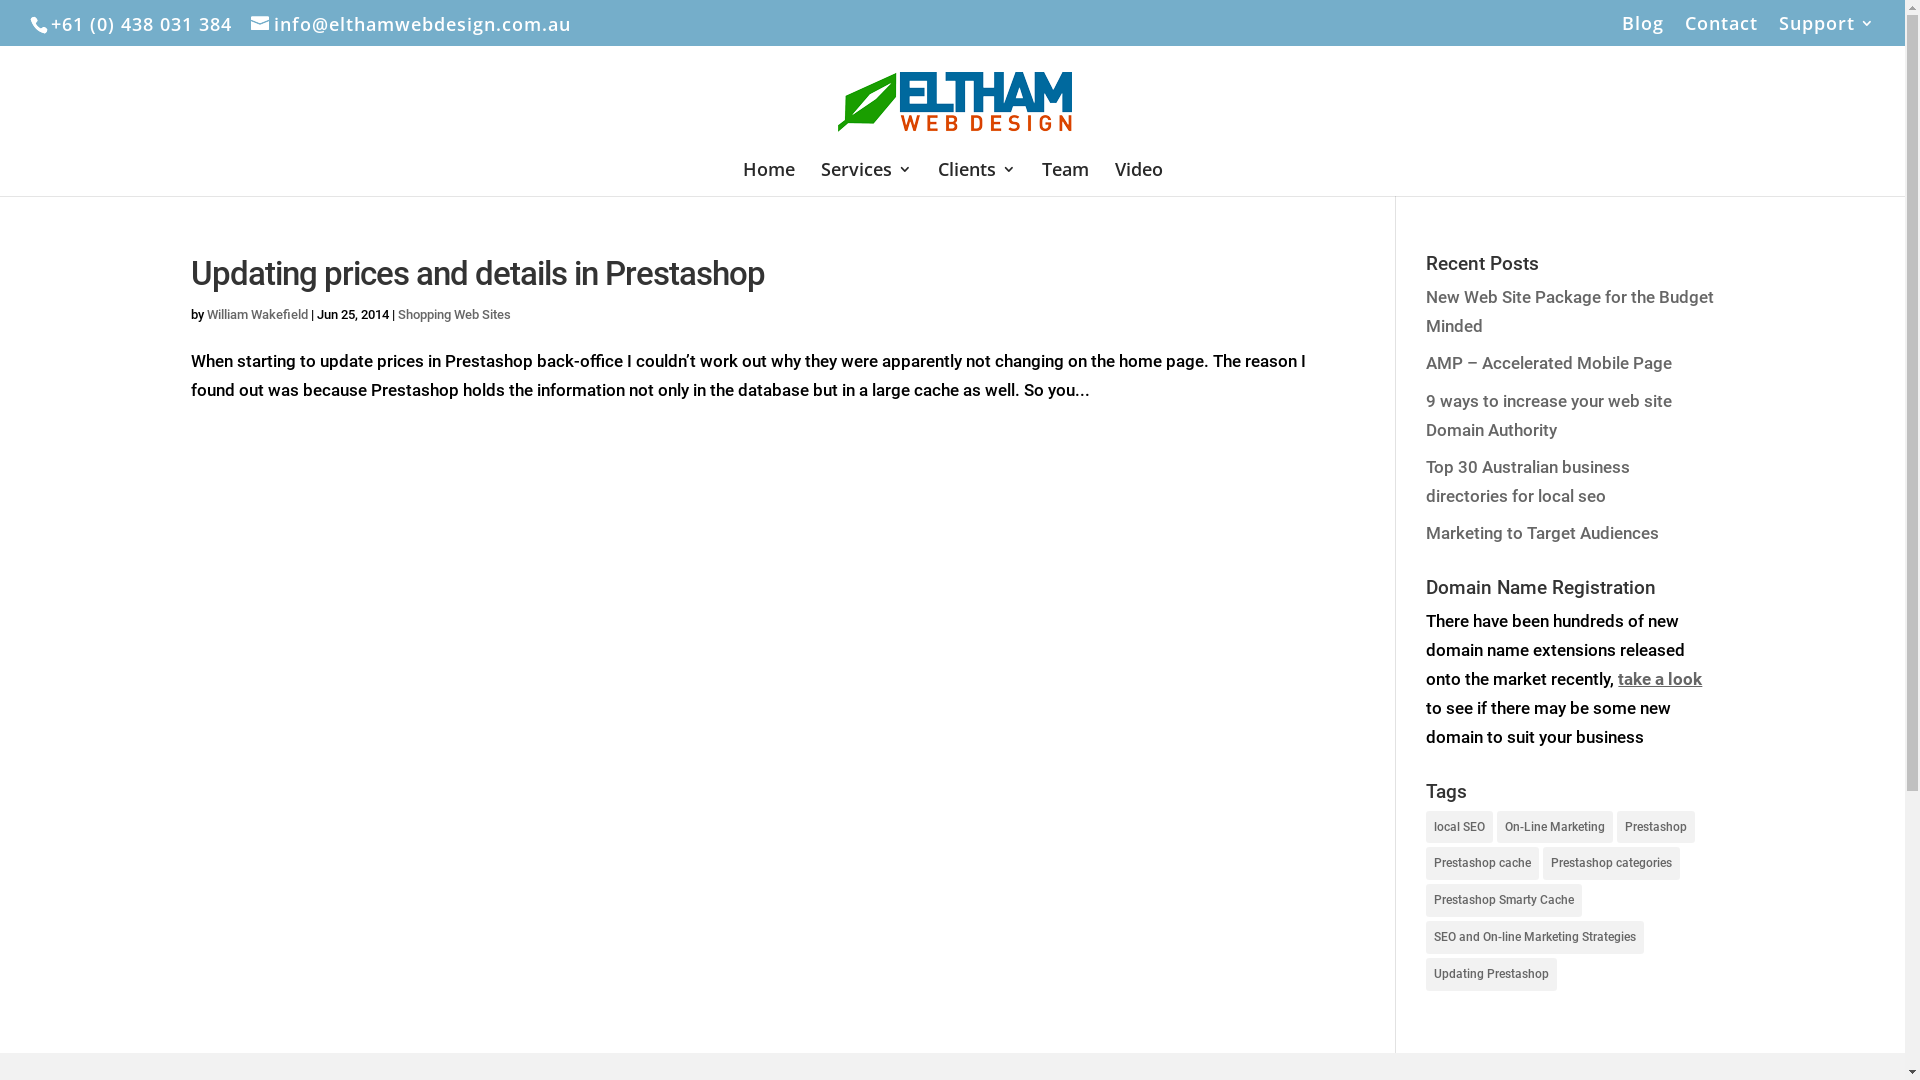 This screenshot has height=1080, width=1920. I want to click on 'Contact', so click(1720, 30).